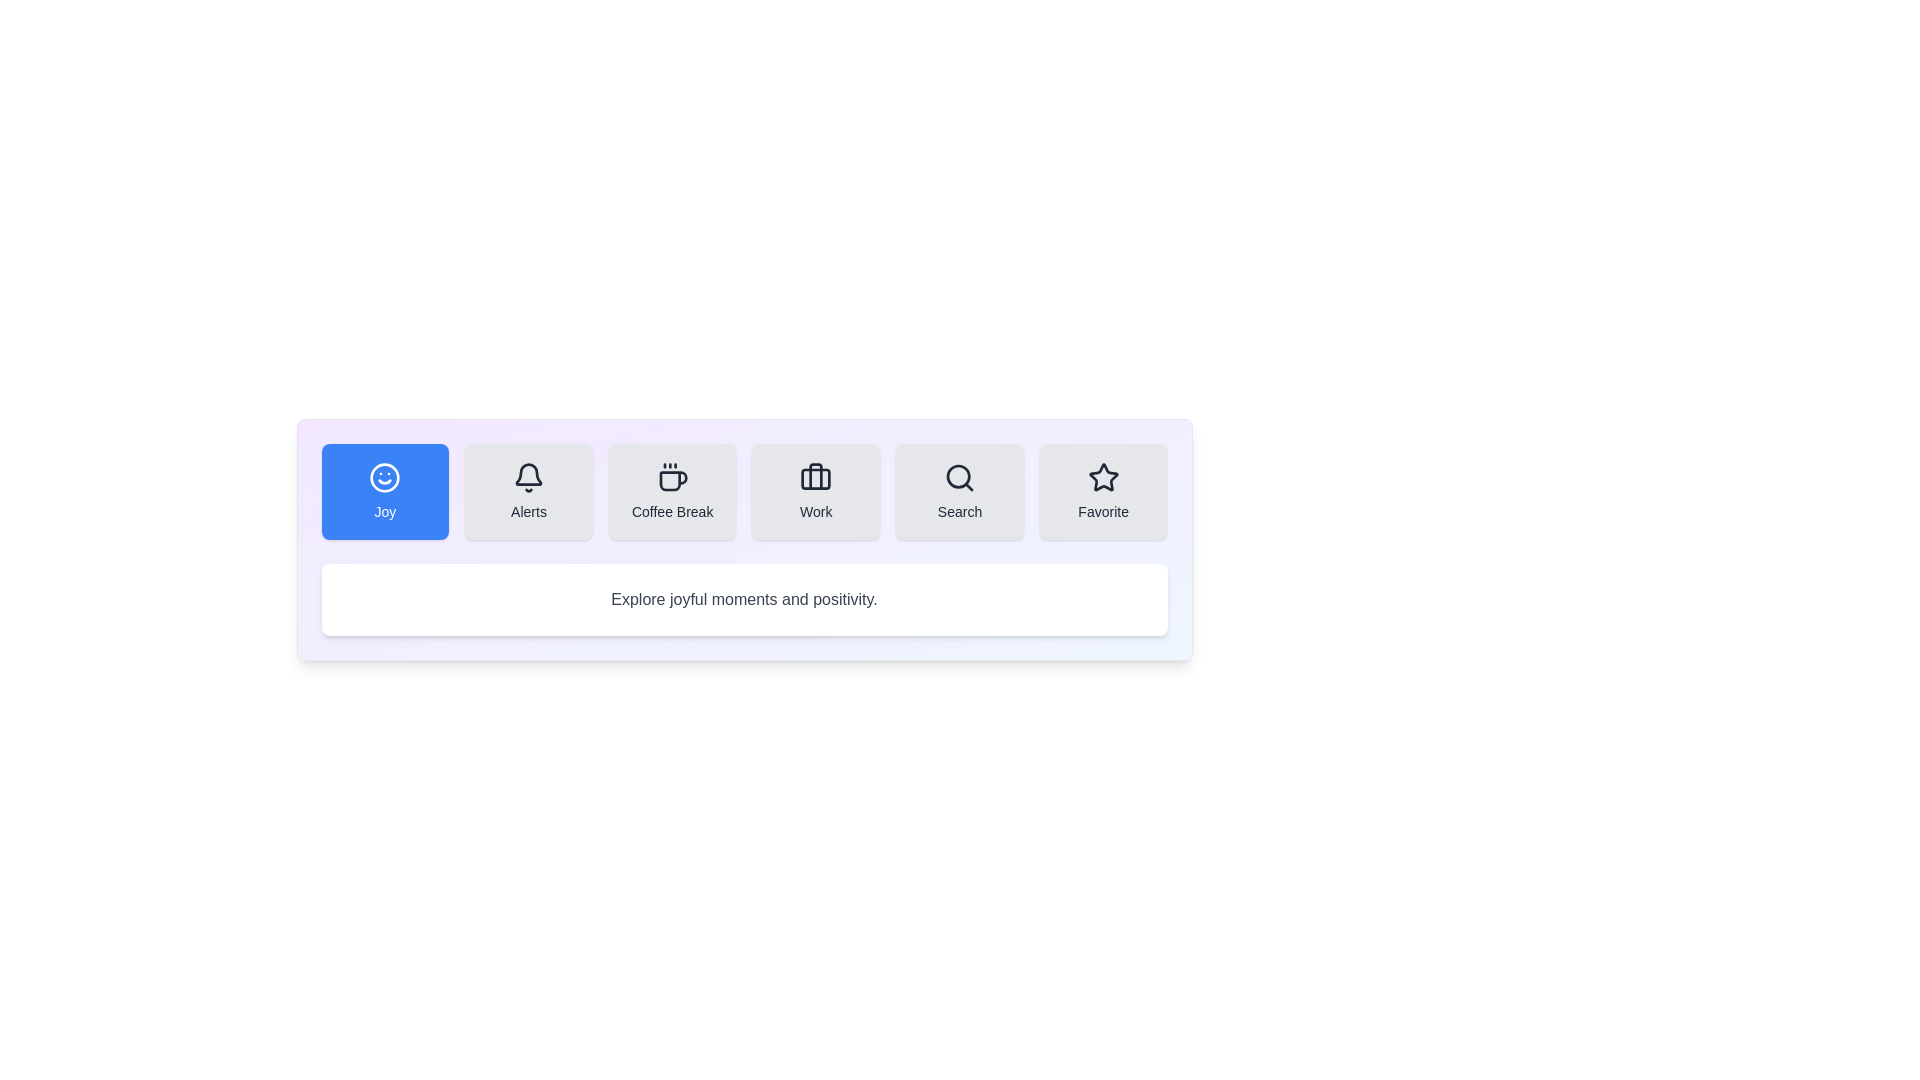 The width and height of the screenshot is (1920, 1080). I want to click on the Joy tab to switch its content, so click(385, 492).